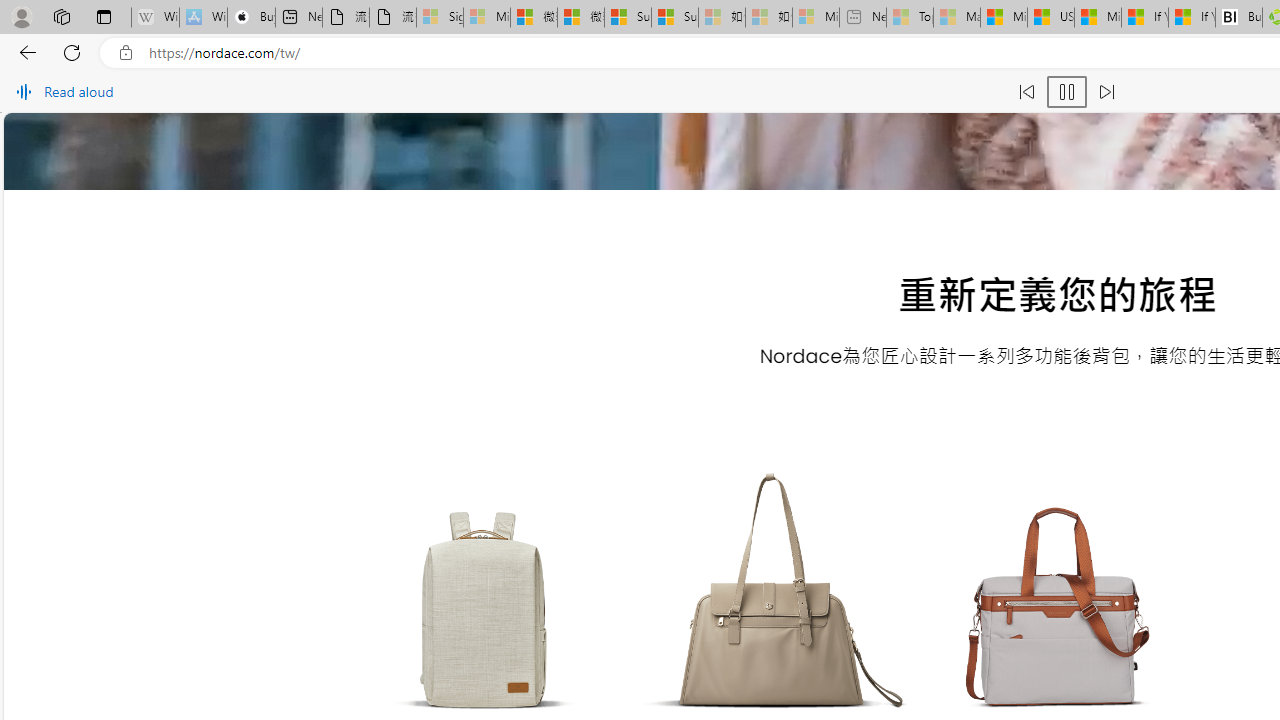 The height and width of the screenshot is (720, 1280). I want to click on 'US Heat Deaths Soared To Record High Last Year', so click(1049, 17).